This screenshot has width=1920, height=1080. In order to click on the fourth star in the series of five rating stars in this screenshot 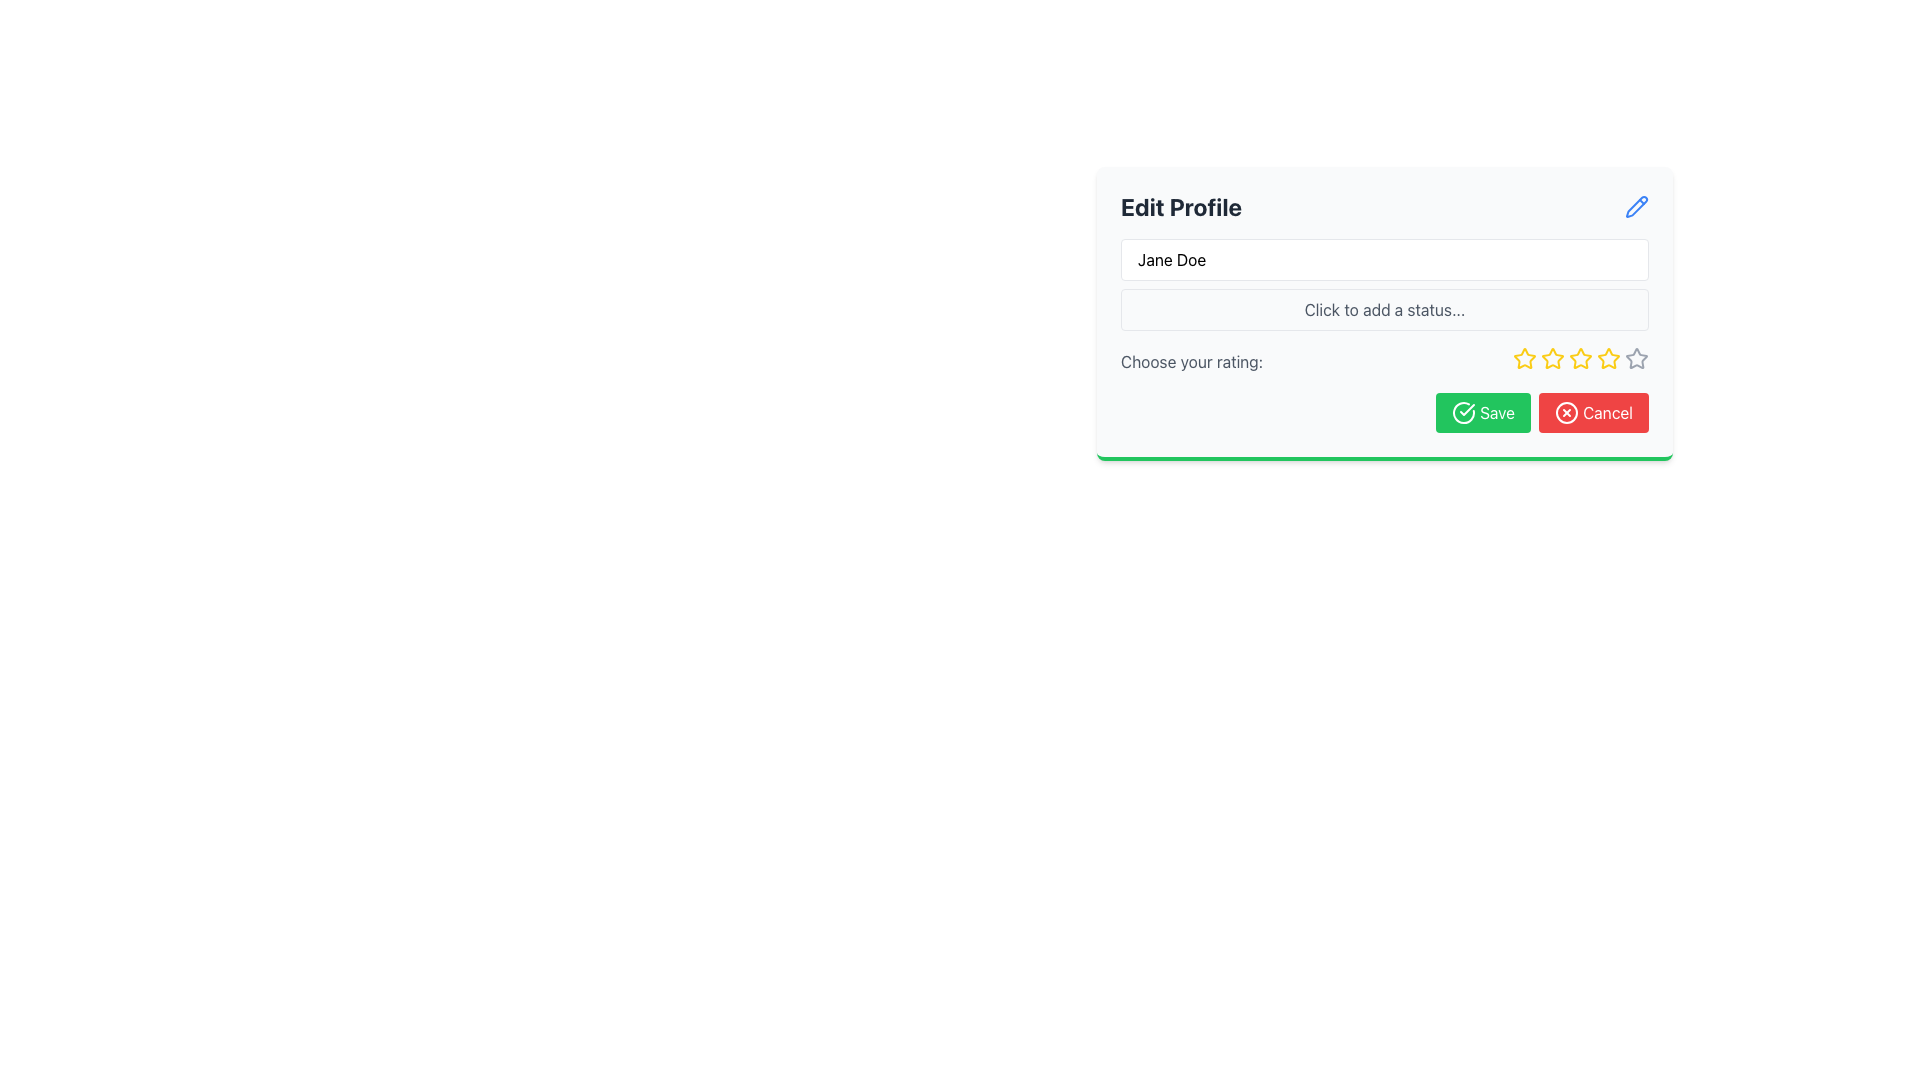, I will do `click(1579, 357)`.